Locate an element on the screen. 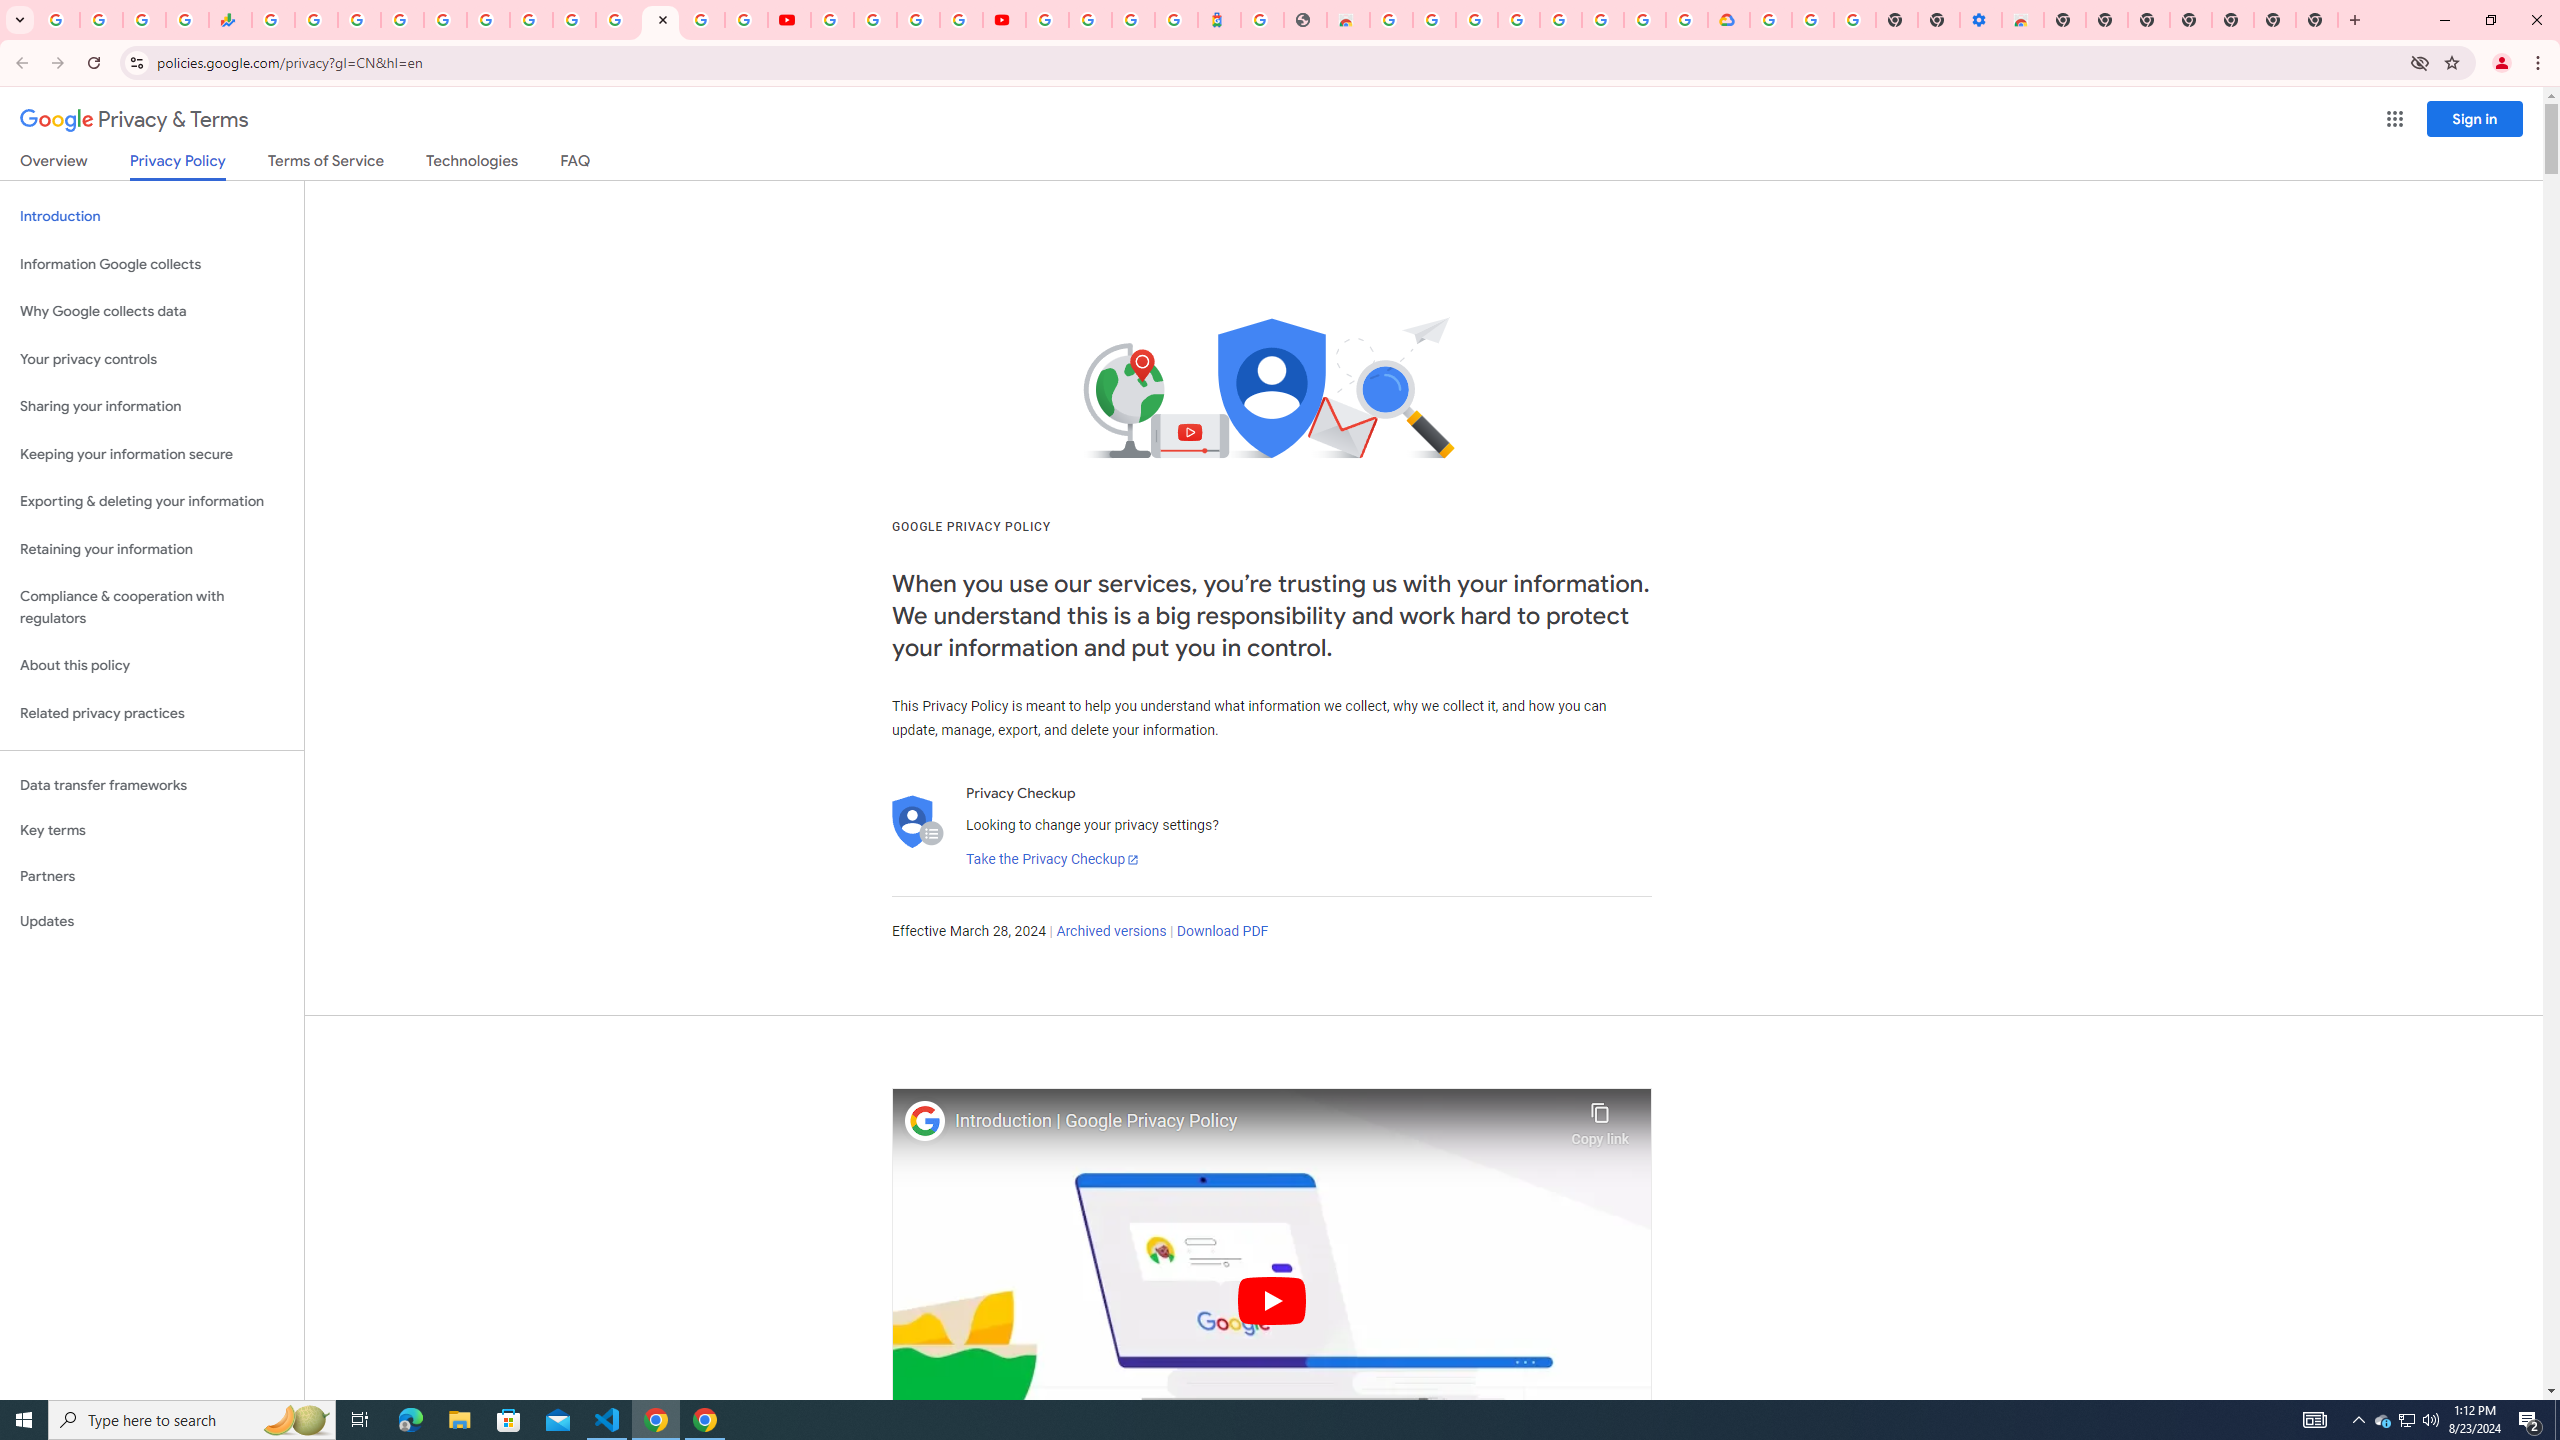  'About this policy' is located at coordinates (151, 666).